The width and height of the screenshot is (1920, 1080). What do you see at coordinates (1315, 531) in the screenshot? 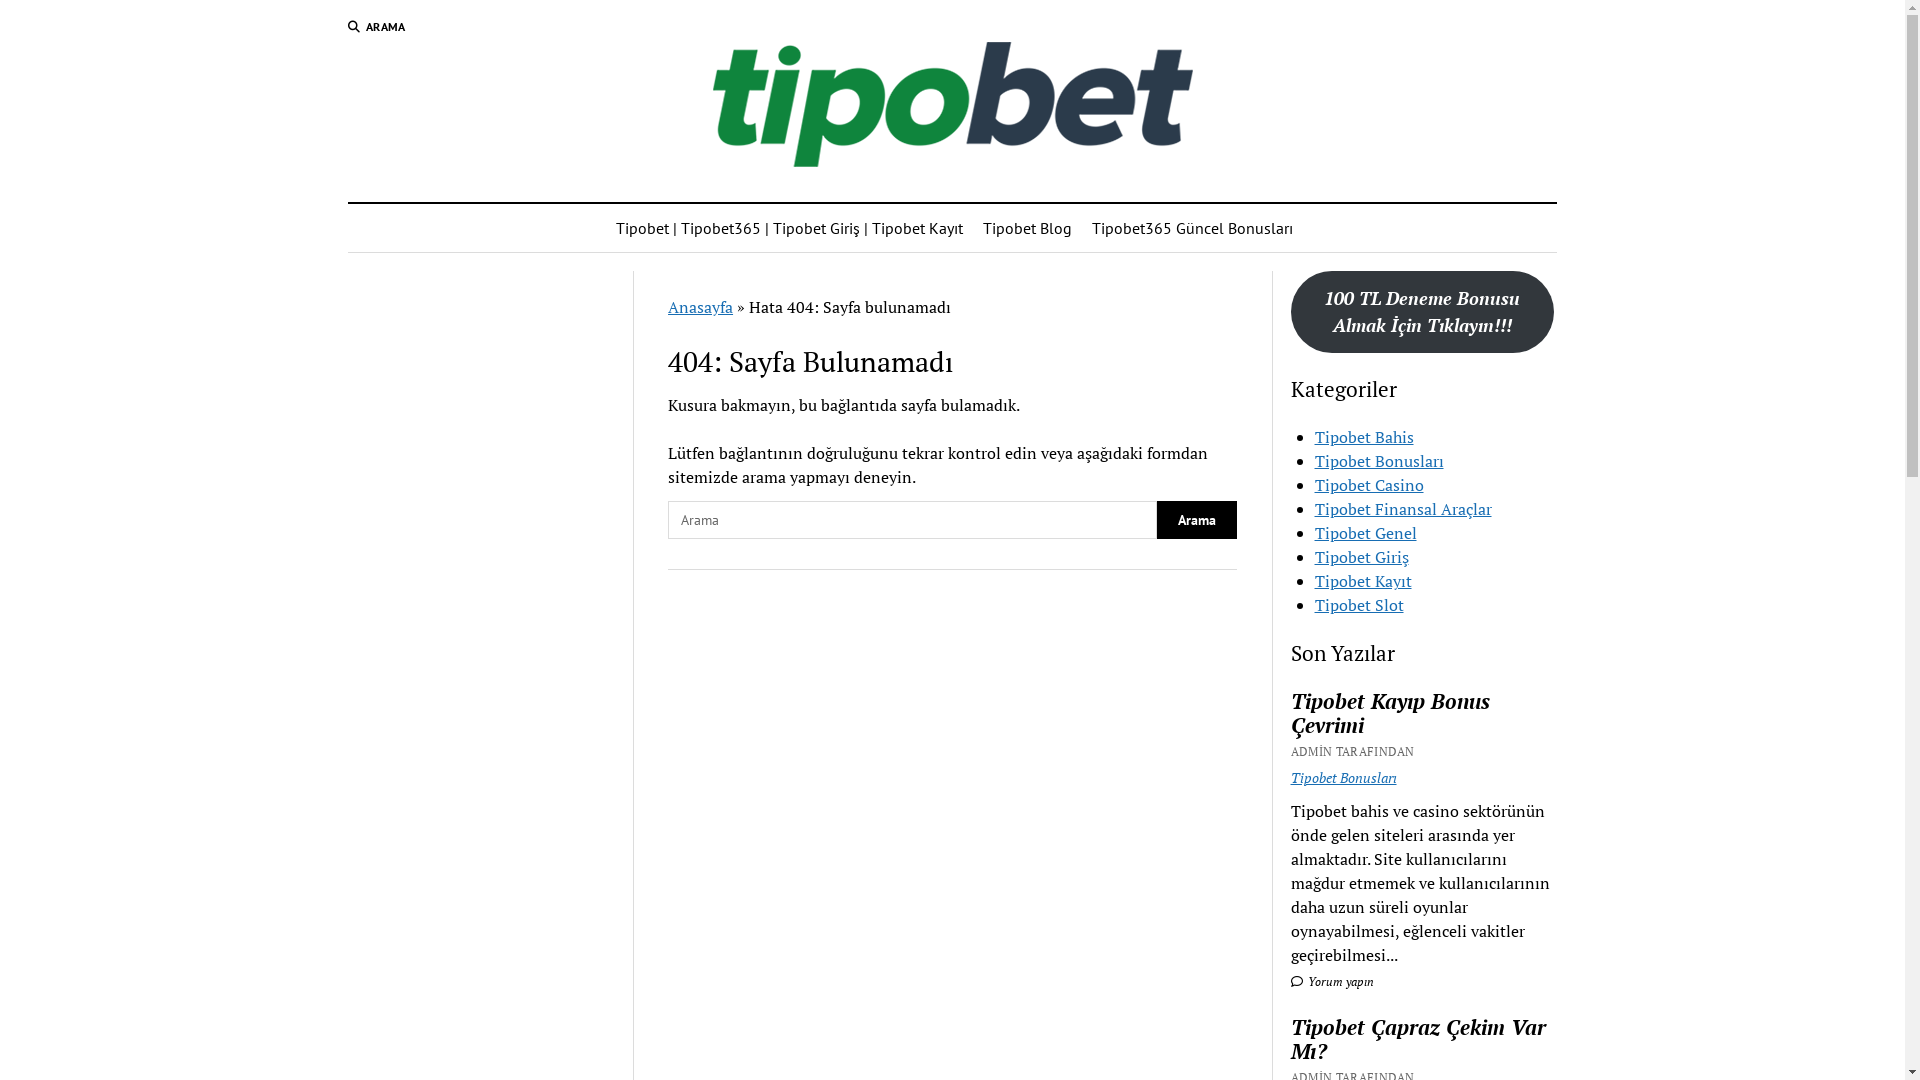
I see `'Tipobet Genel'` at bounding box center [1315, 531].